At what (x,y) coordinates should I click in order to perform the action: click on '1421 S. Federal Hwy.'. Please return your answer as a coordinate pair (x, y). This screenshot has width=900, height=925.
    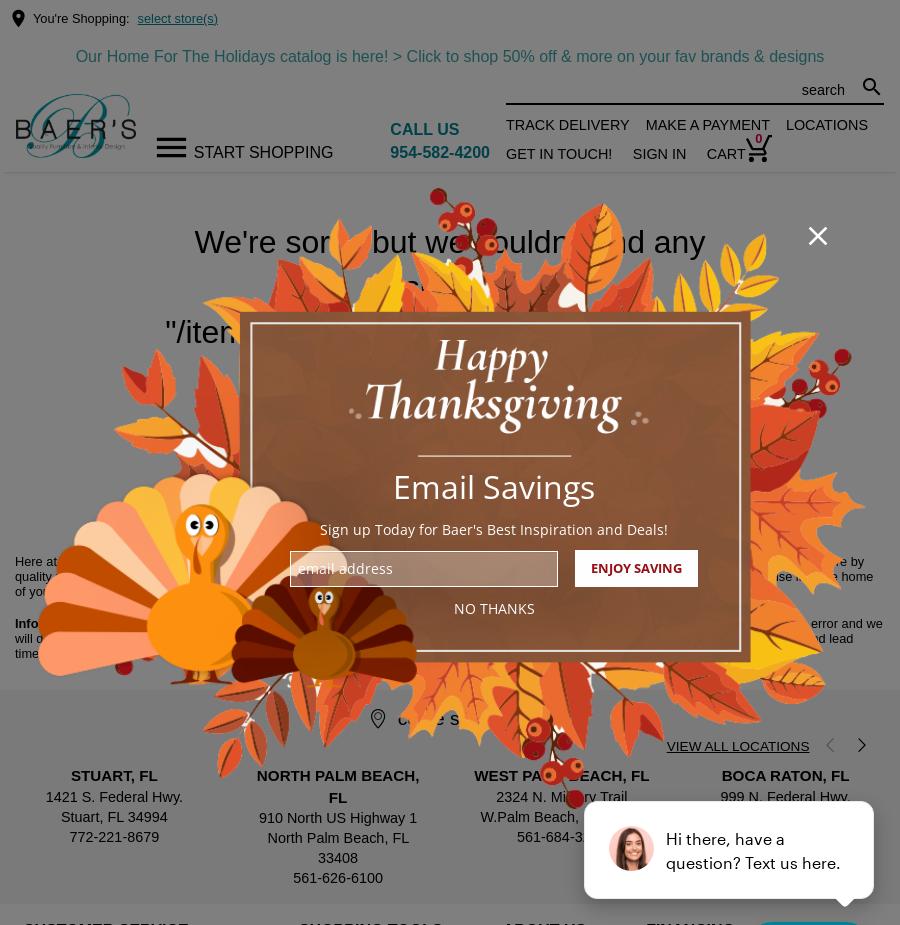
    Looking at the image, I should click on (114, 795).